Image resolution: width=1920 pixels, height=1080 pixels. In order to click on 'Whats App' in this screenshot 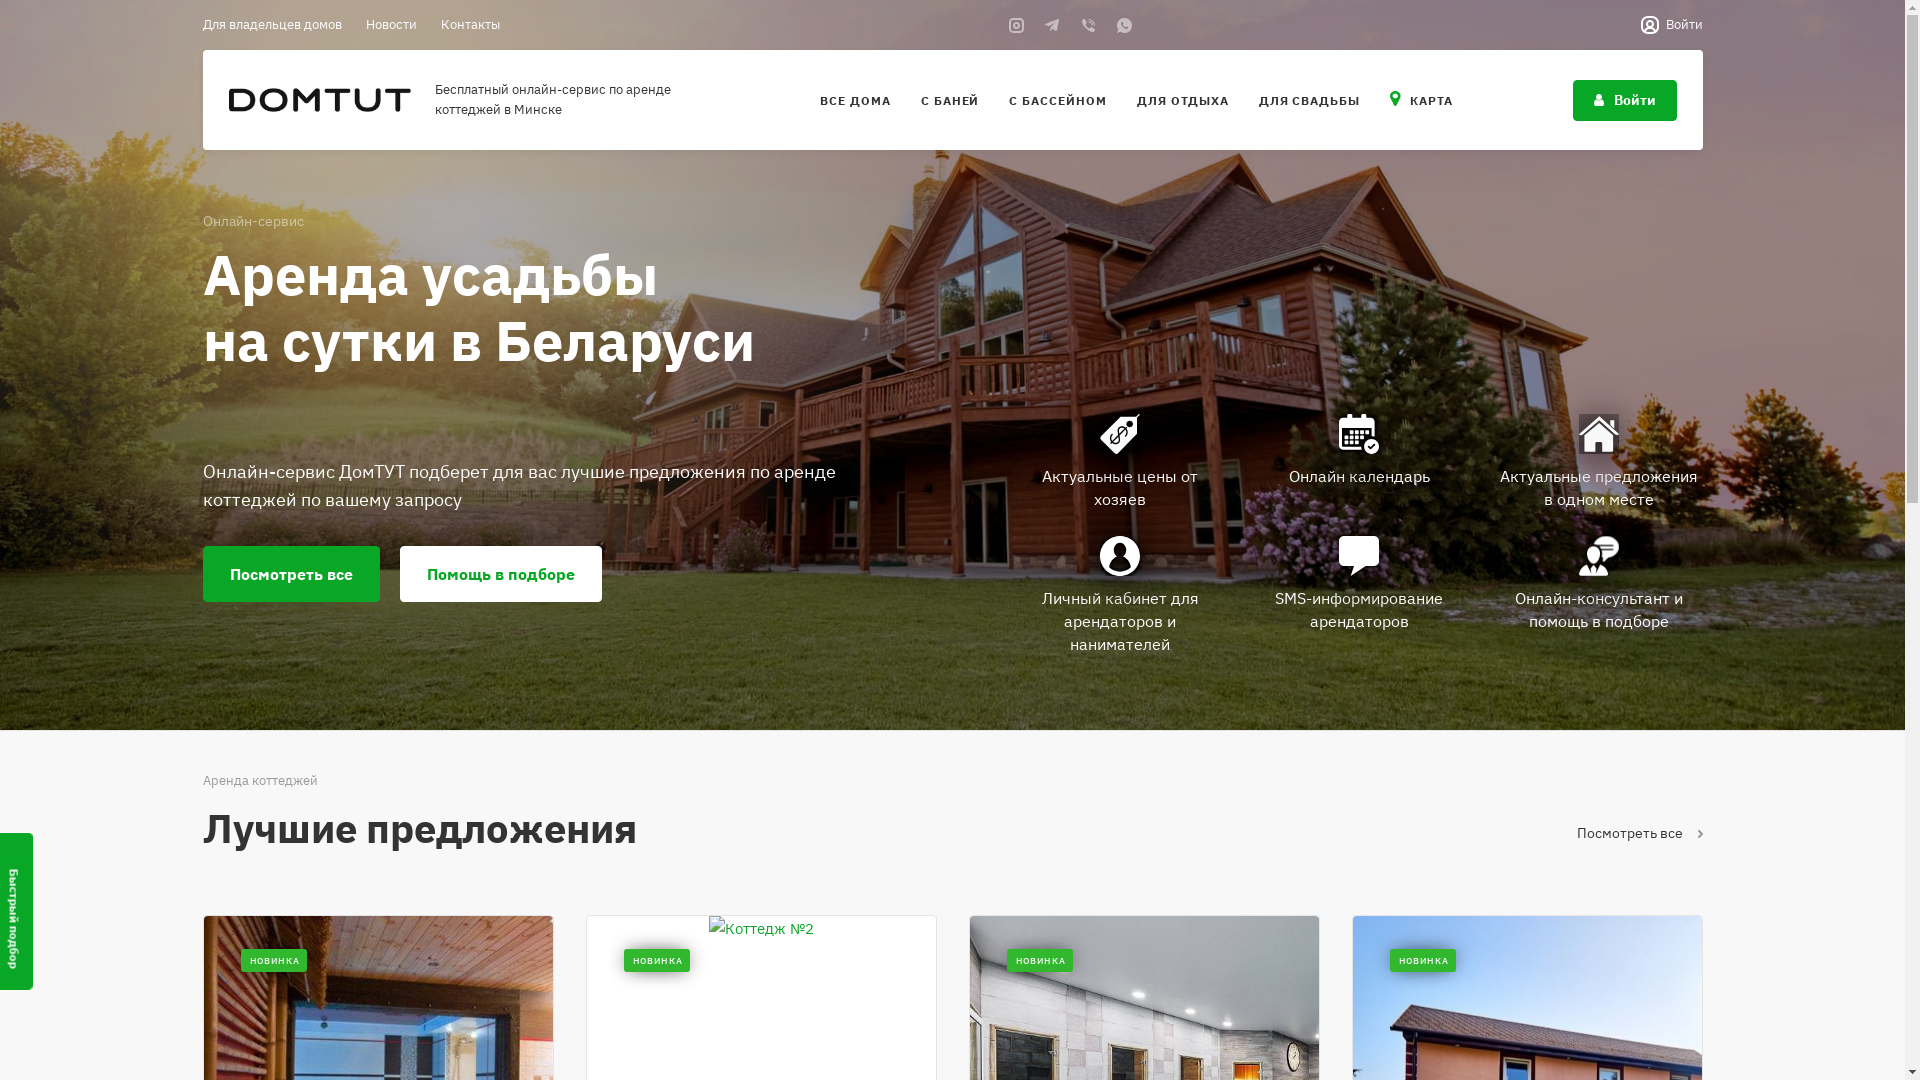, I will do `click(1123, 24)`.